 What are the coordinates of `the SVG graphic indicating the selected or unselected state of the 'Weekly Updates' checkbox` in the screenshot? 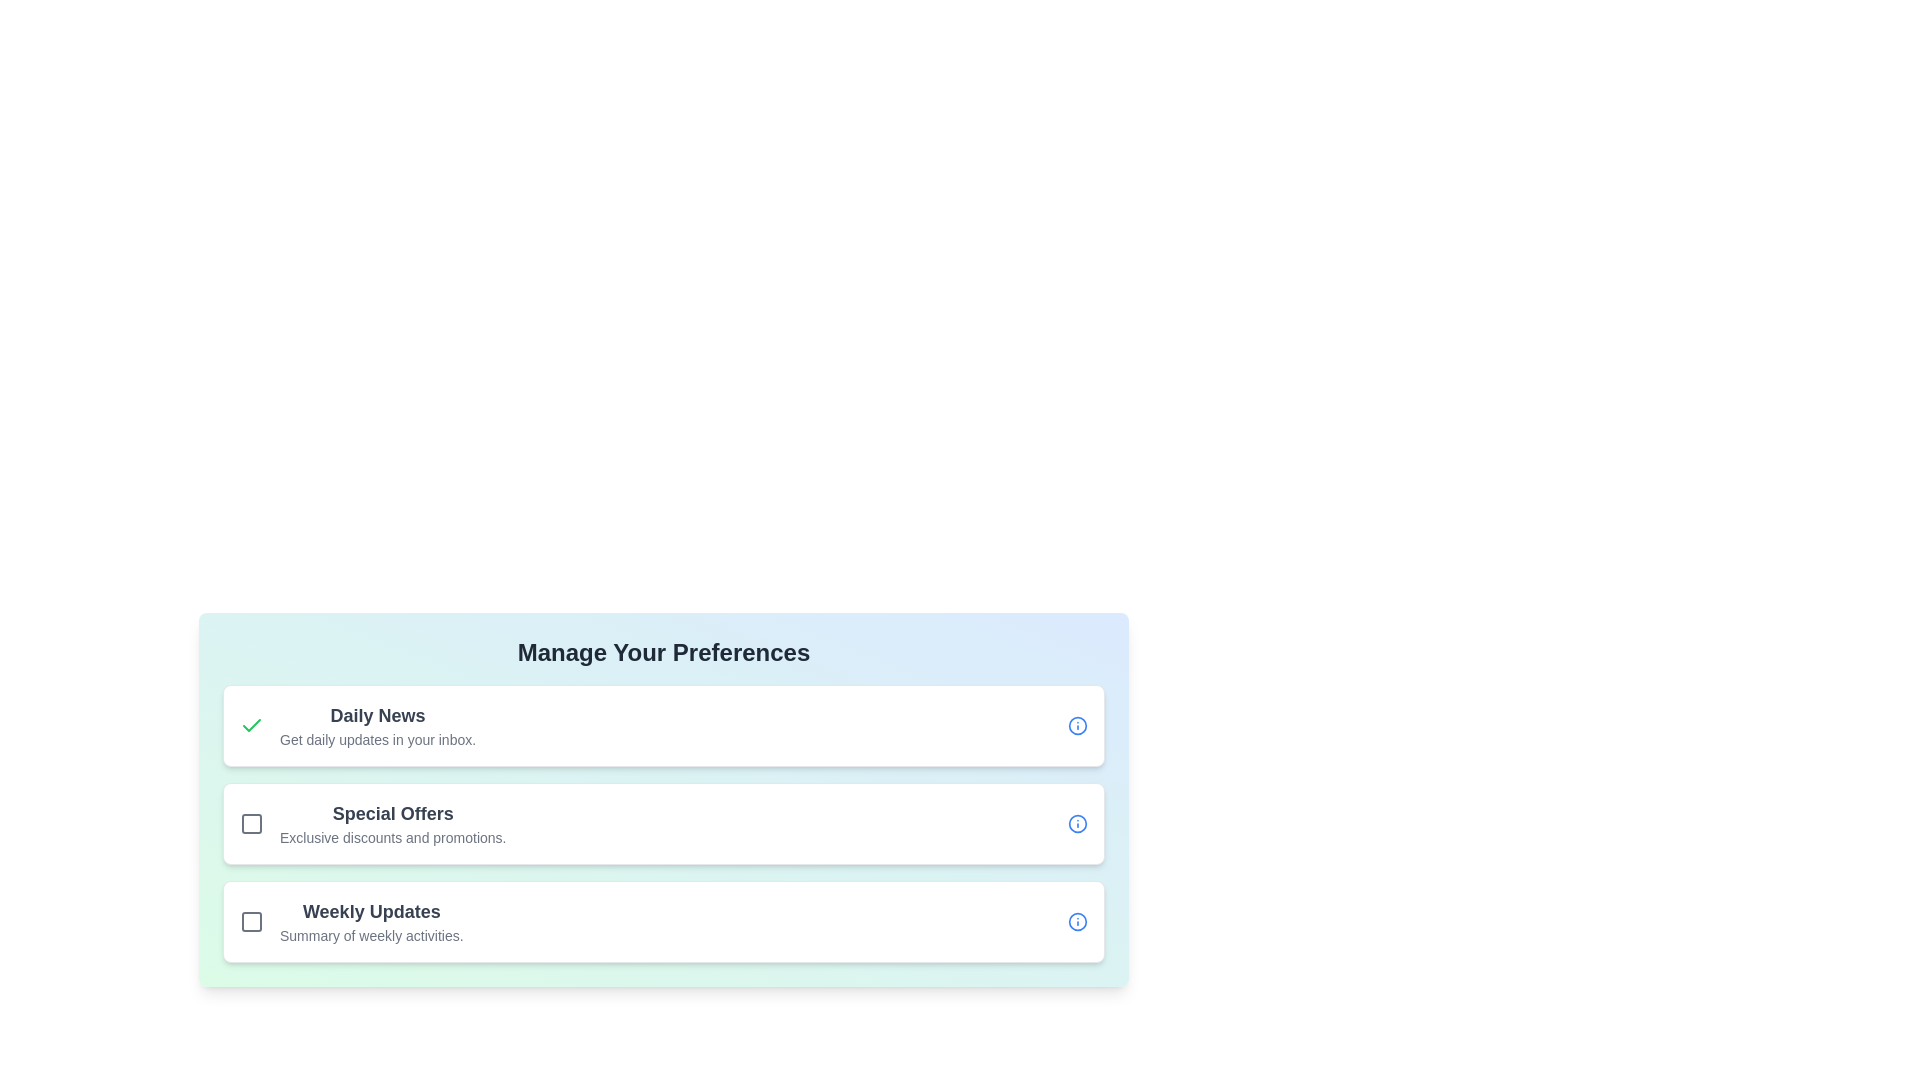 It's located at (251, 921).